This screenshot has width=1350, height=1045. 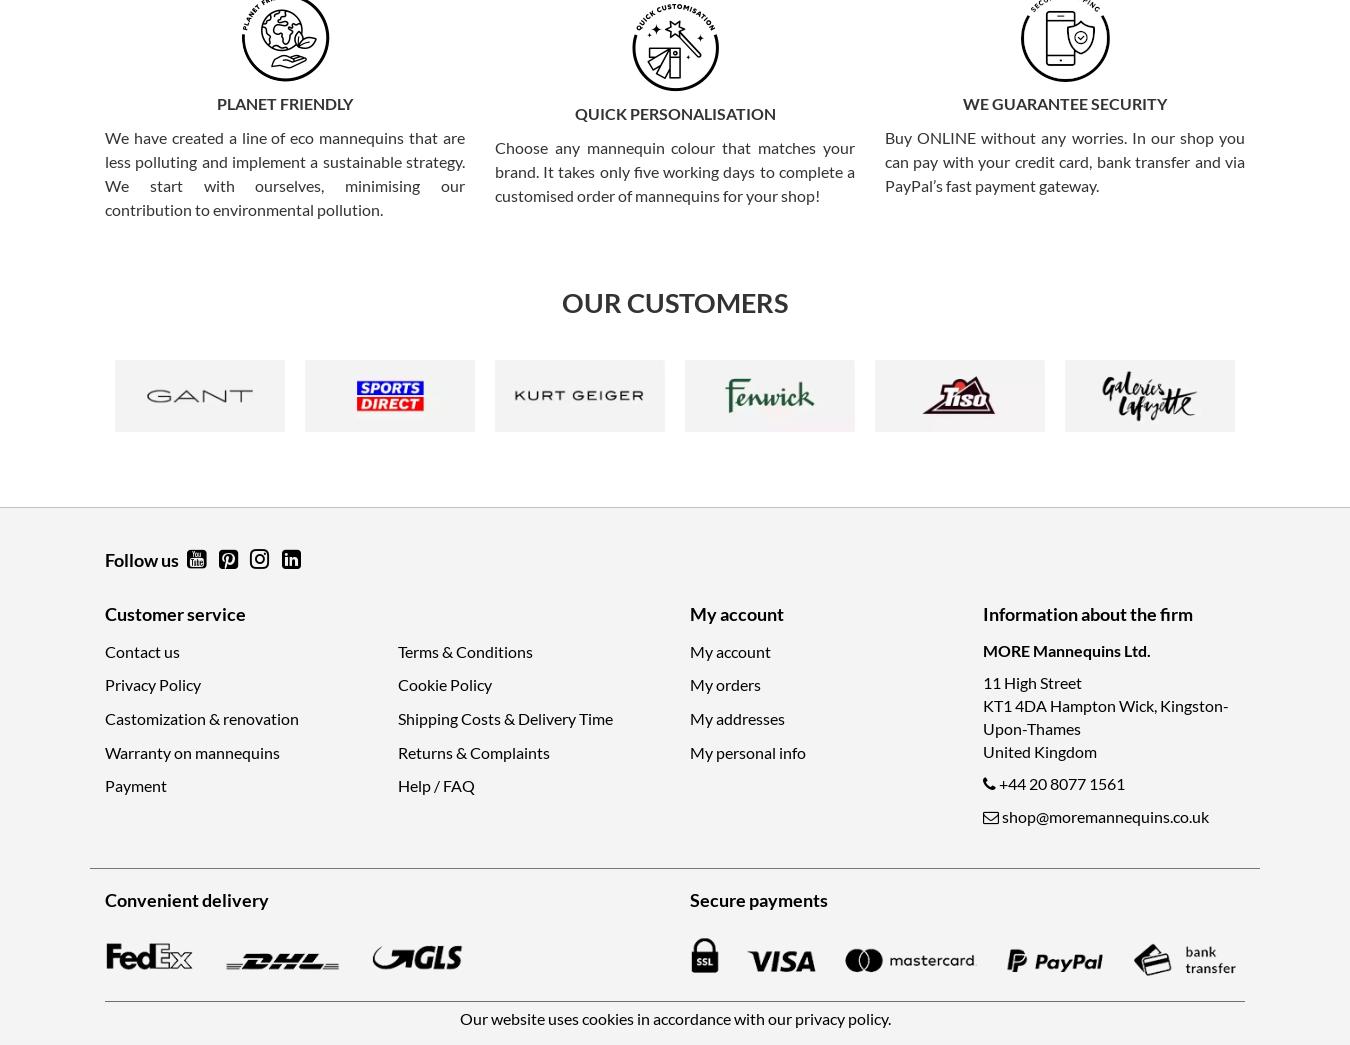 I want to click on 'PLANET FRIENDLY', so click(x=283, y=103).